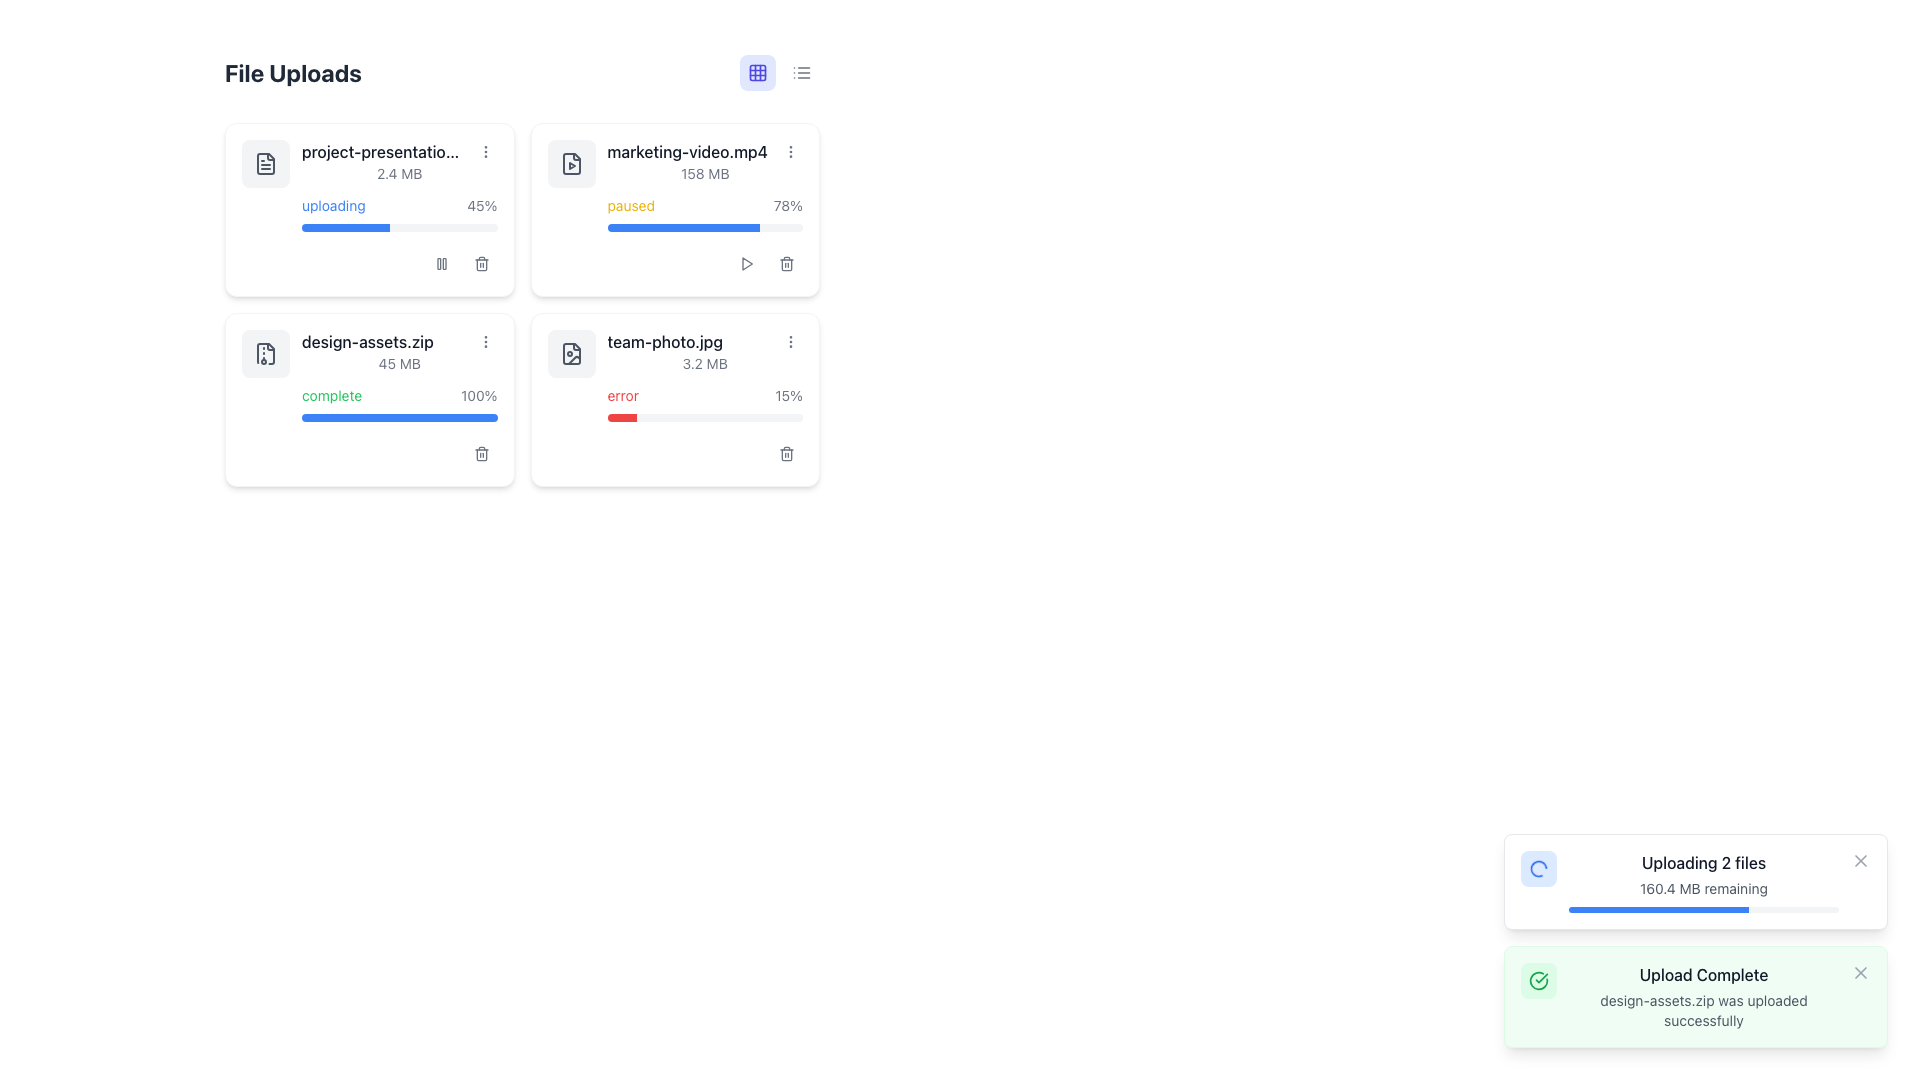 The width and height of the screenshot is (1920, 1080). Describe the element at coordinates (264, 353) in the screenshot. I see `the zipped archive icon indicating the 'design-assets.zip' file in the 'File Uploads' section, located at the top-left corner of the second row` at that location.